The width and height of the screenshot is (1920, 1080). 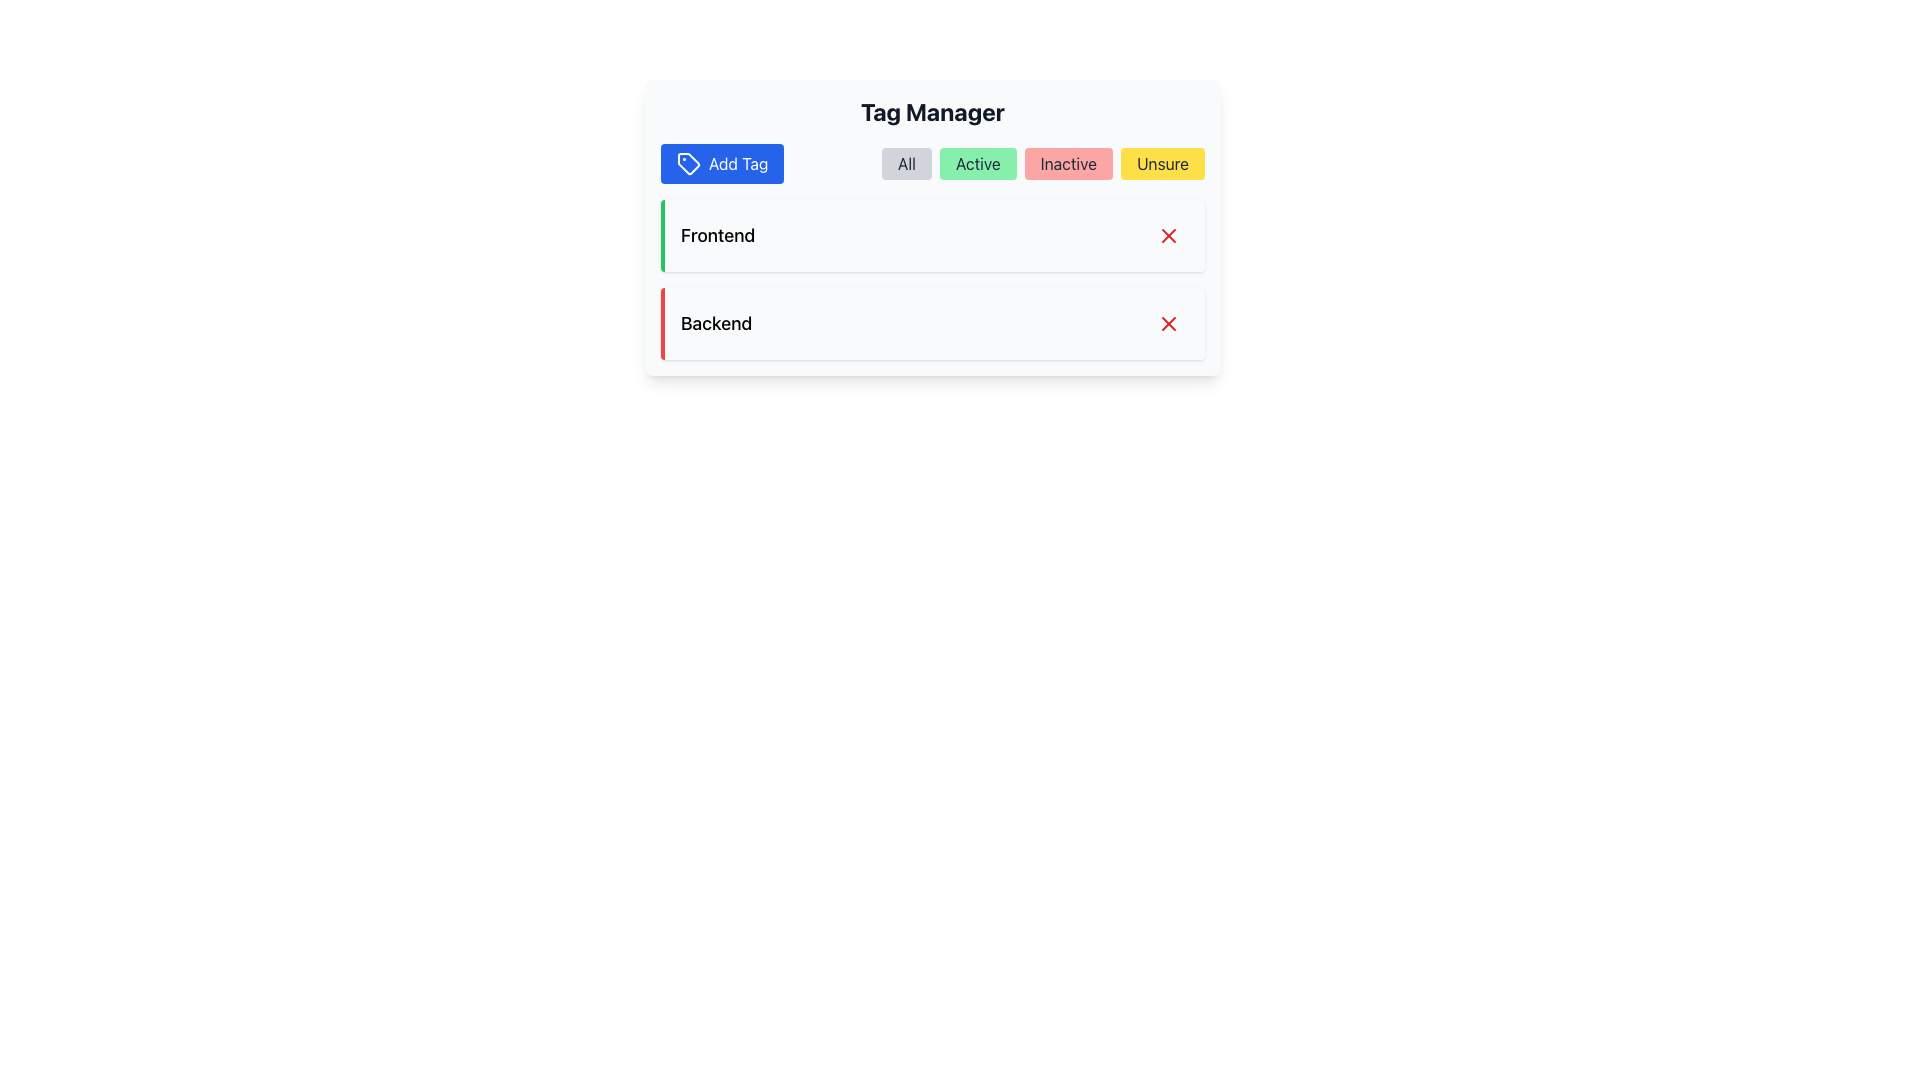 What do you see at coordinates (716, 323) in the screenshot?
I see `the text label that identifies the tag category named 'Backend' in the Tag Manager section, positioned in the second row under the 'Frontend' label` at bounding box center [716, 323].